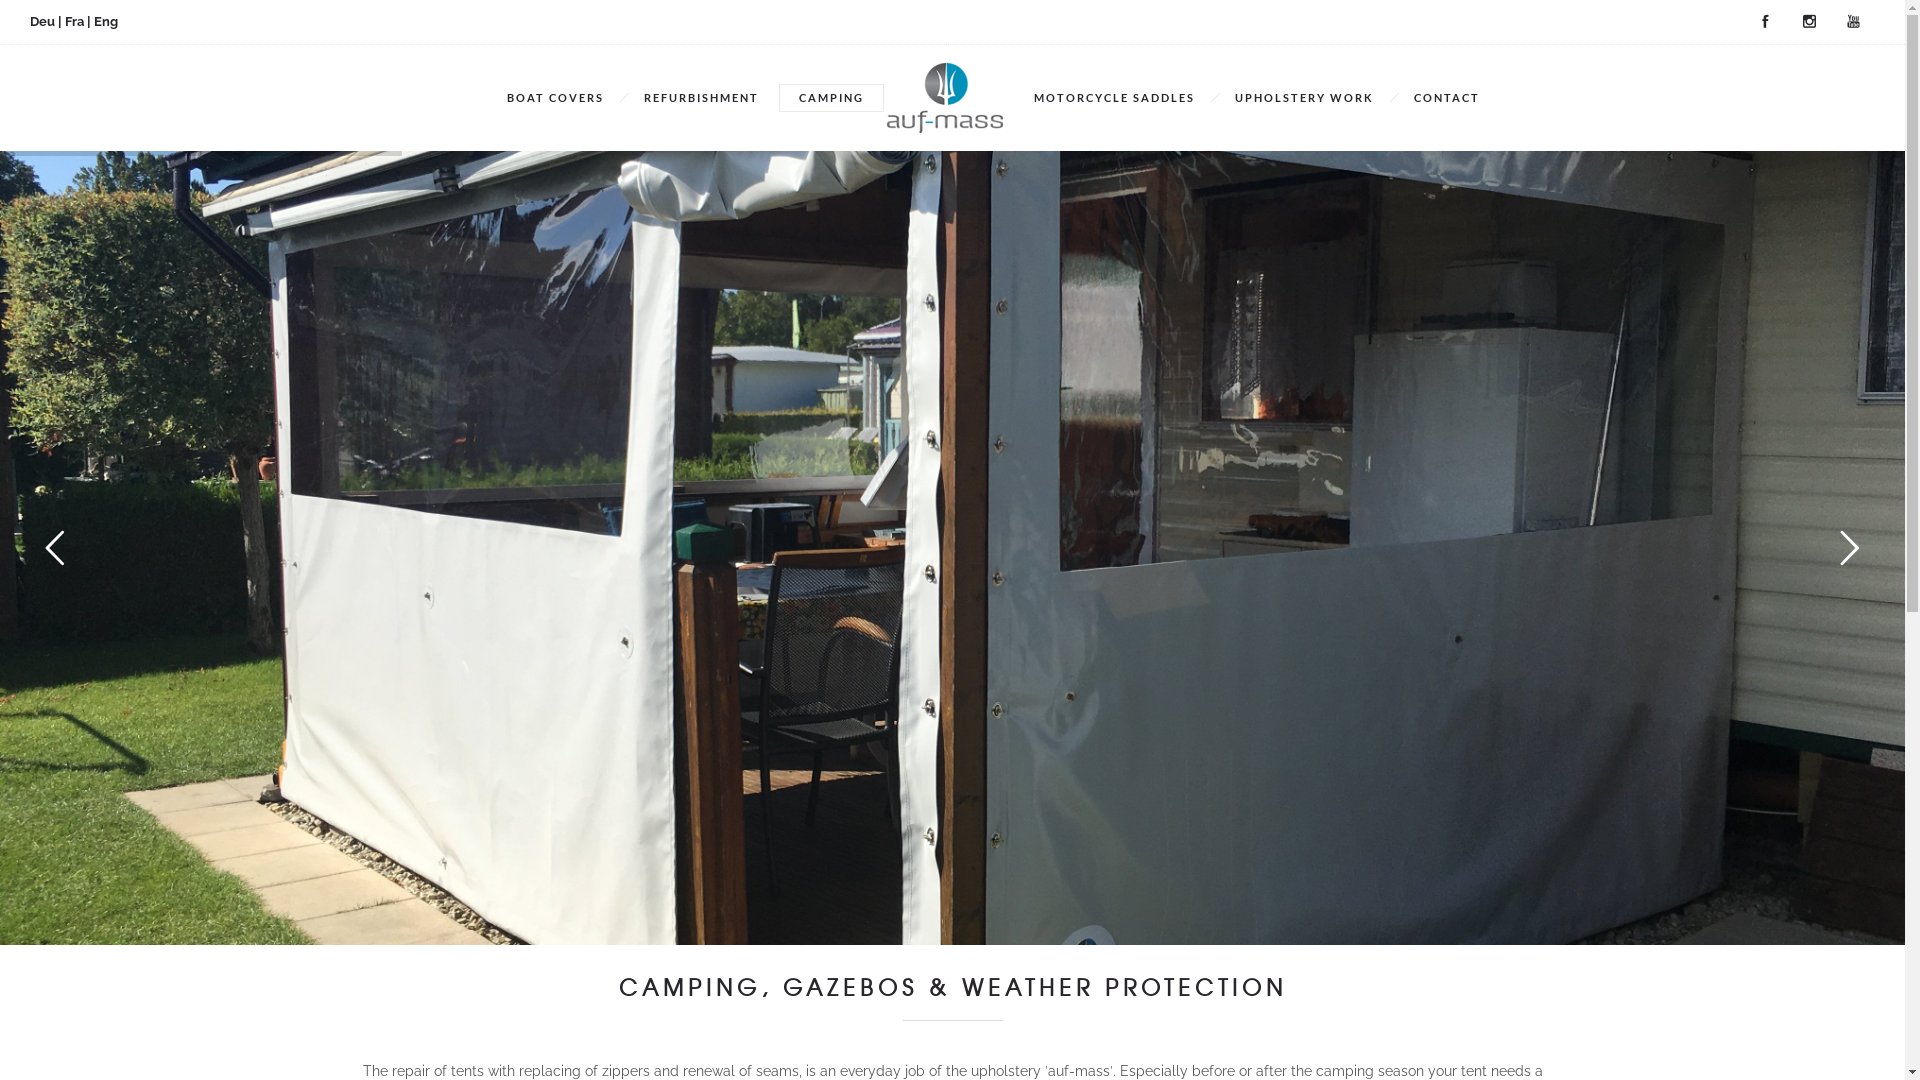  What do you see at coordinates (555, 97) in the screenshot?
I see `'BOAT COVERS'` at bounding box center [555, 97].